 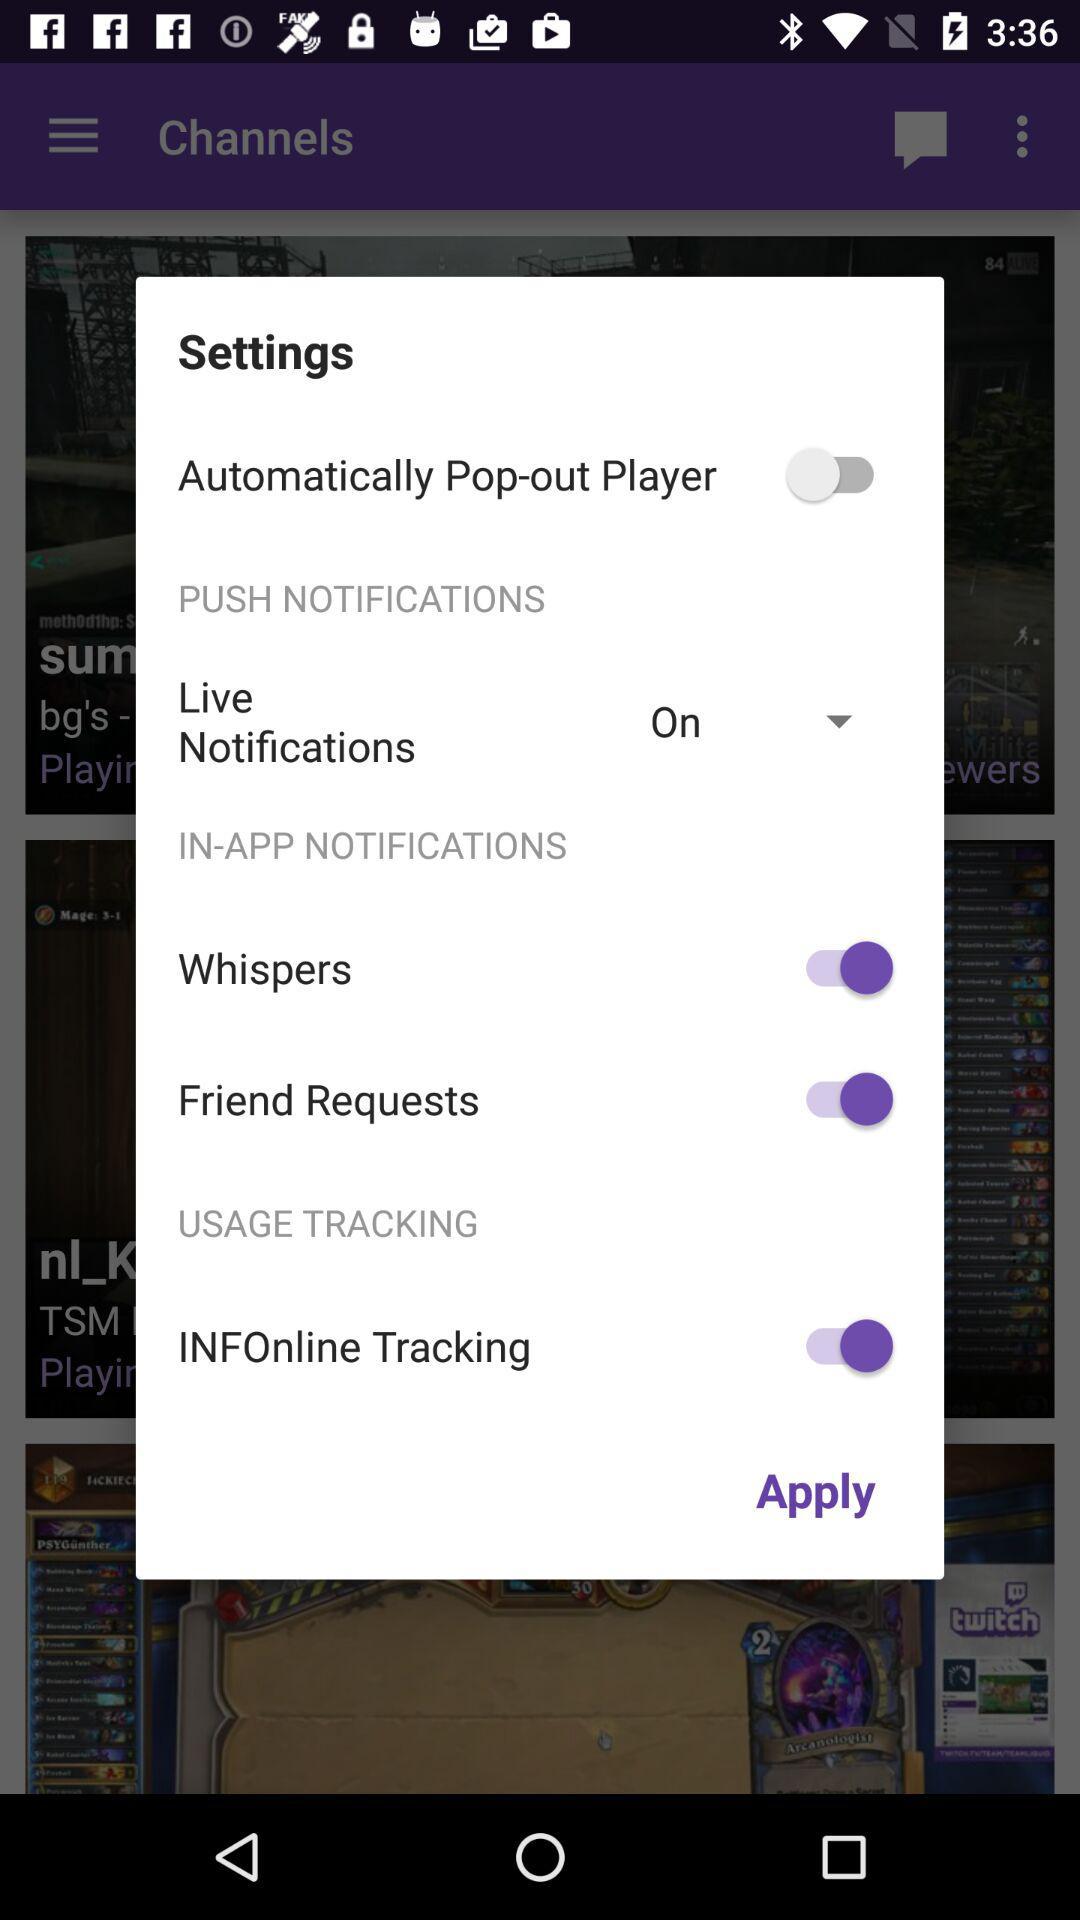 I want to click on the icon to the right of the automatically pop out, so click(x=840, y=473).